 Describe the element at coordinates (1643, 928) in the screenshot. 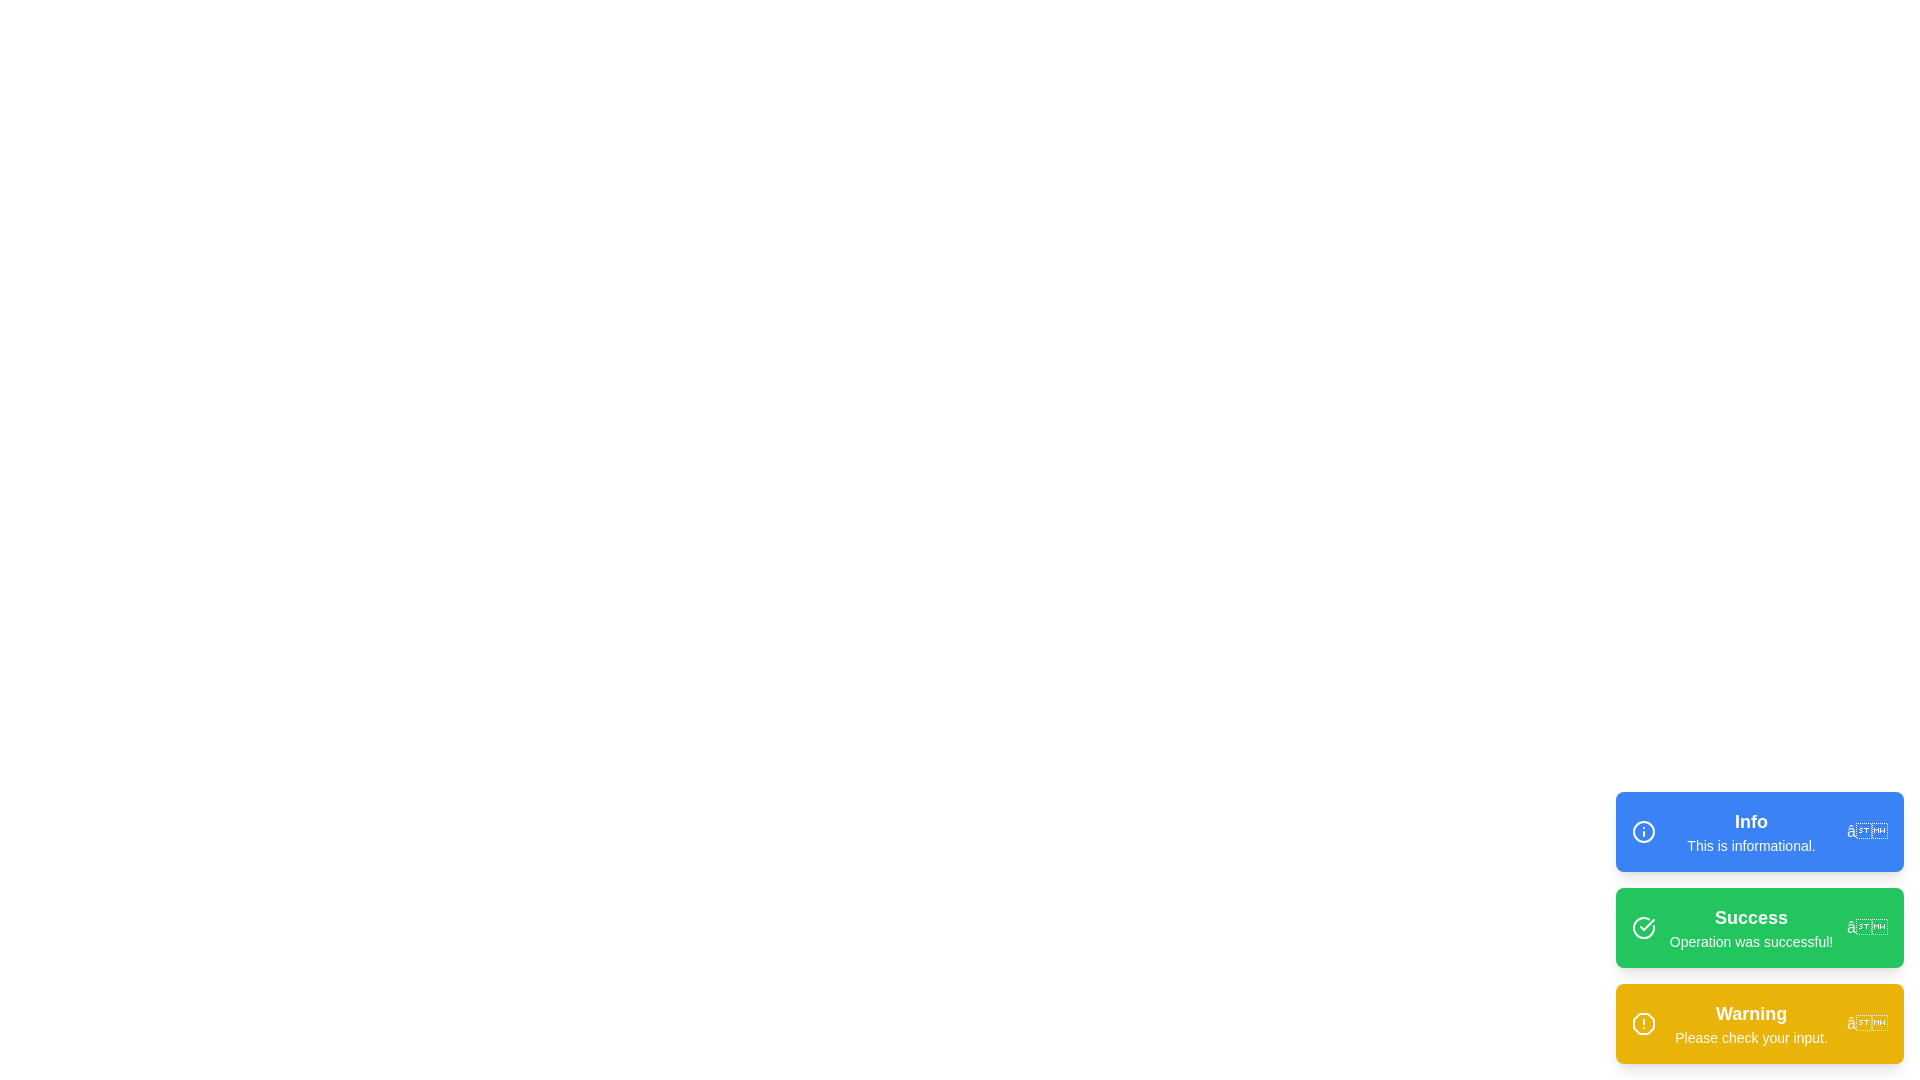

I see `the success confirmation icon located in the green 'Success' section of the interface` at that location.